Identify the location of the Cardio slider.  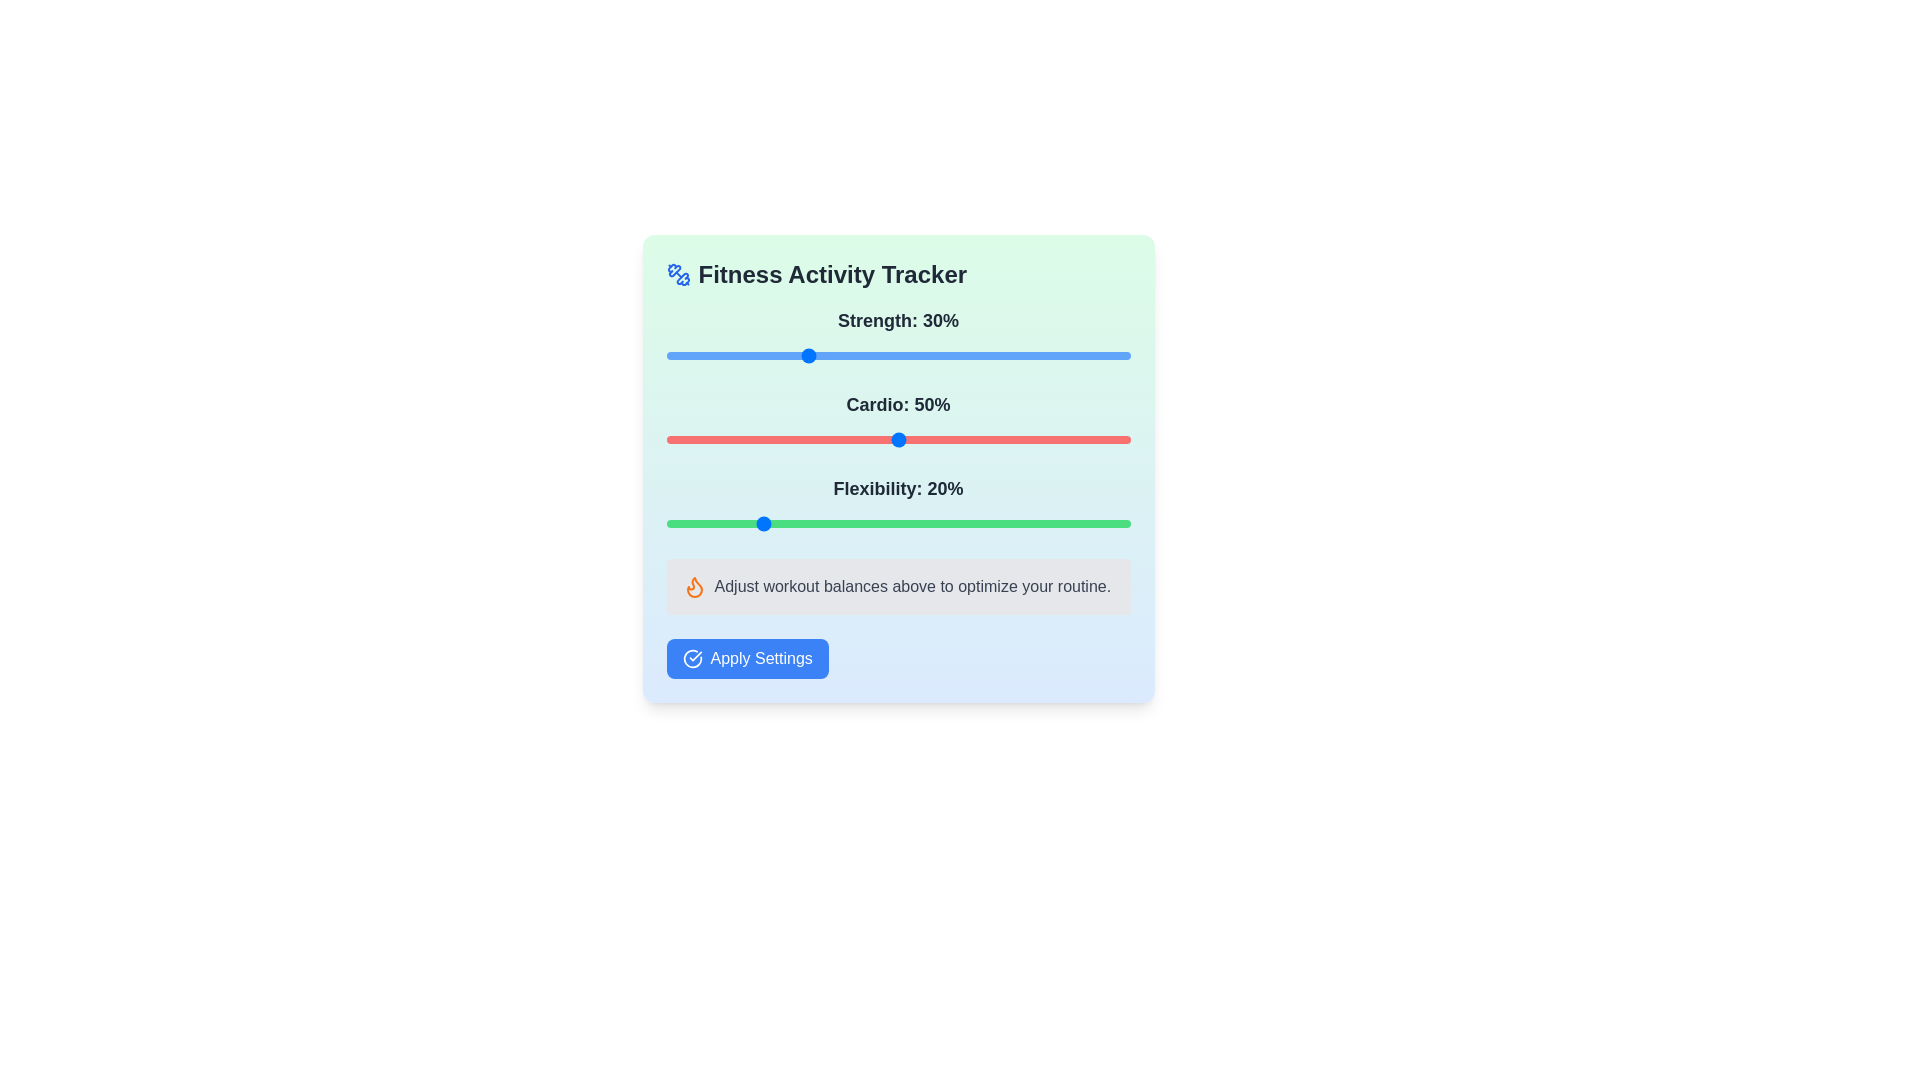
(1073, 438).